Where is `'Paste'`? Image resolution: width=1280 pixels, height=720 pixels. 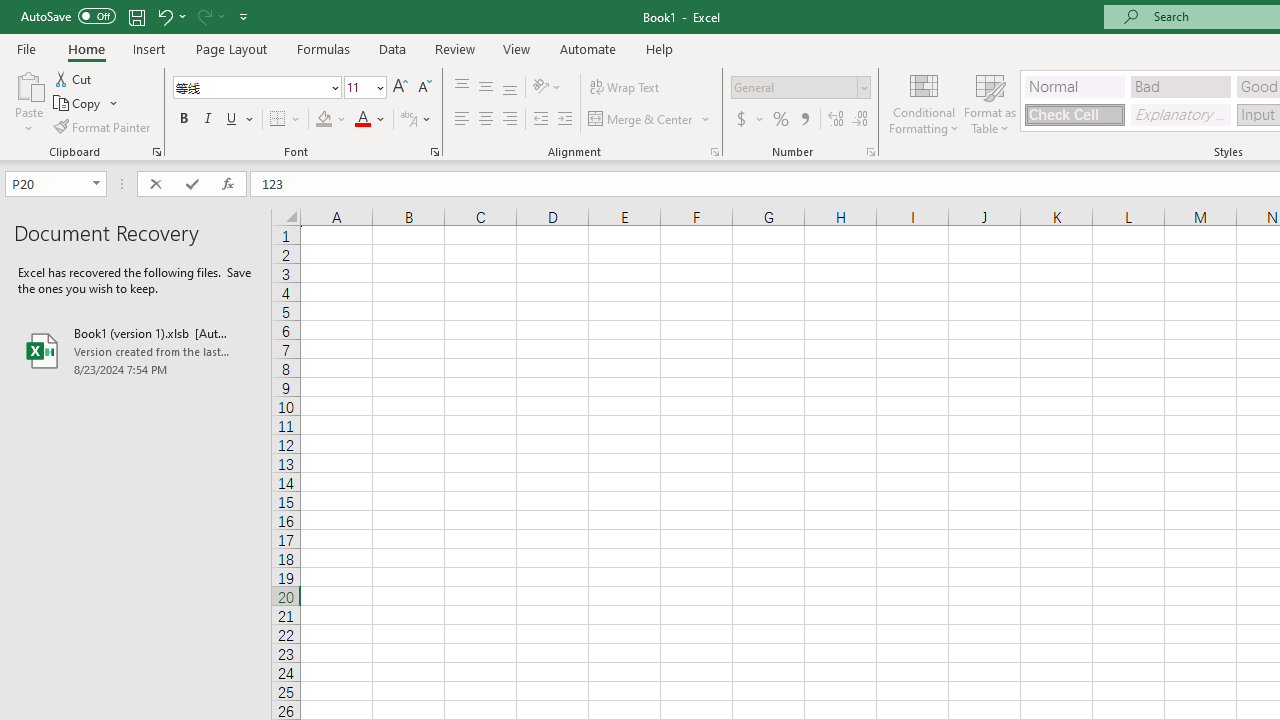 'Paste' is located at coordinates (28, 103).